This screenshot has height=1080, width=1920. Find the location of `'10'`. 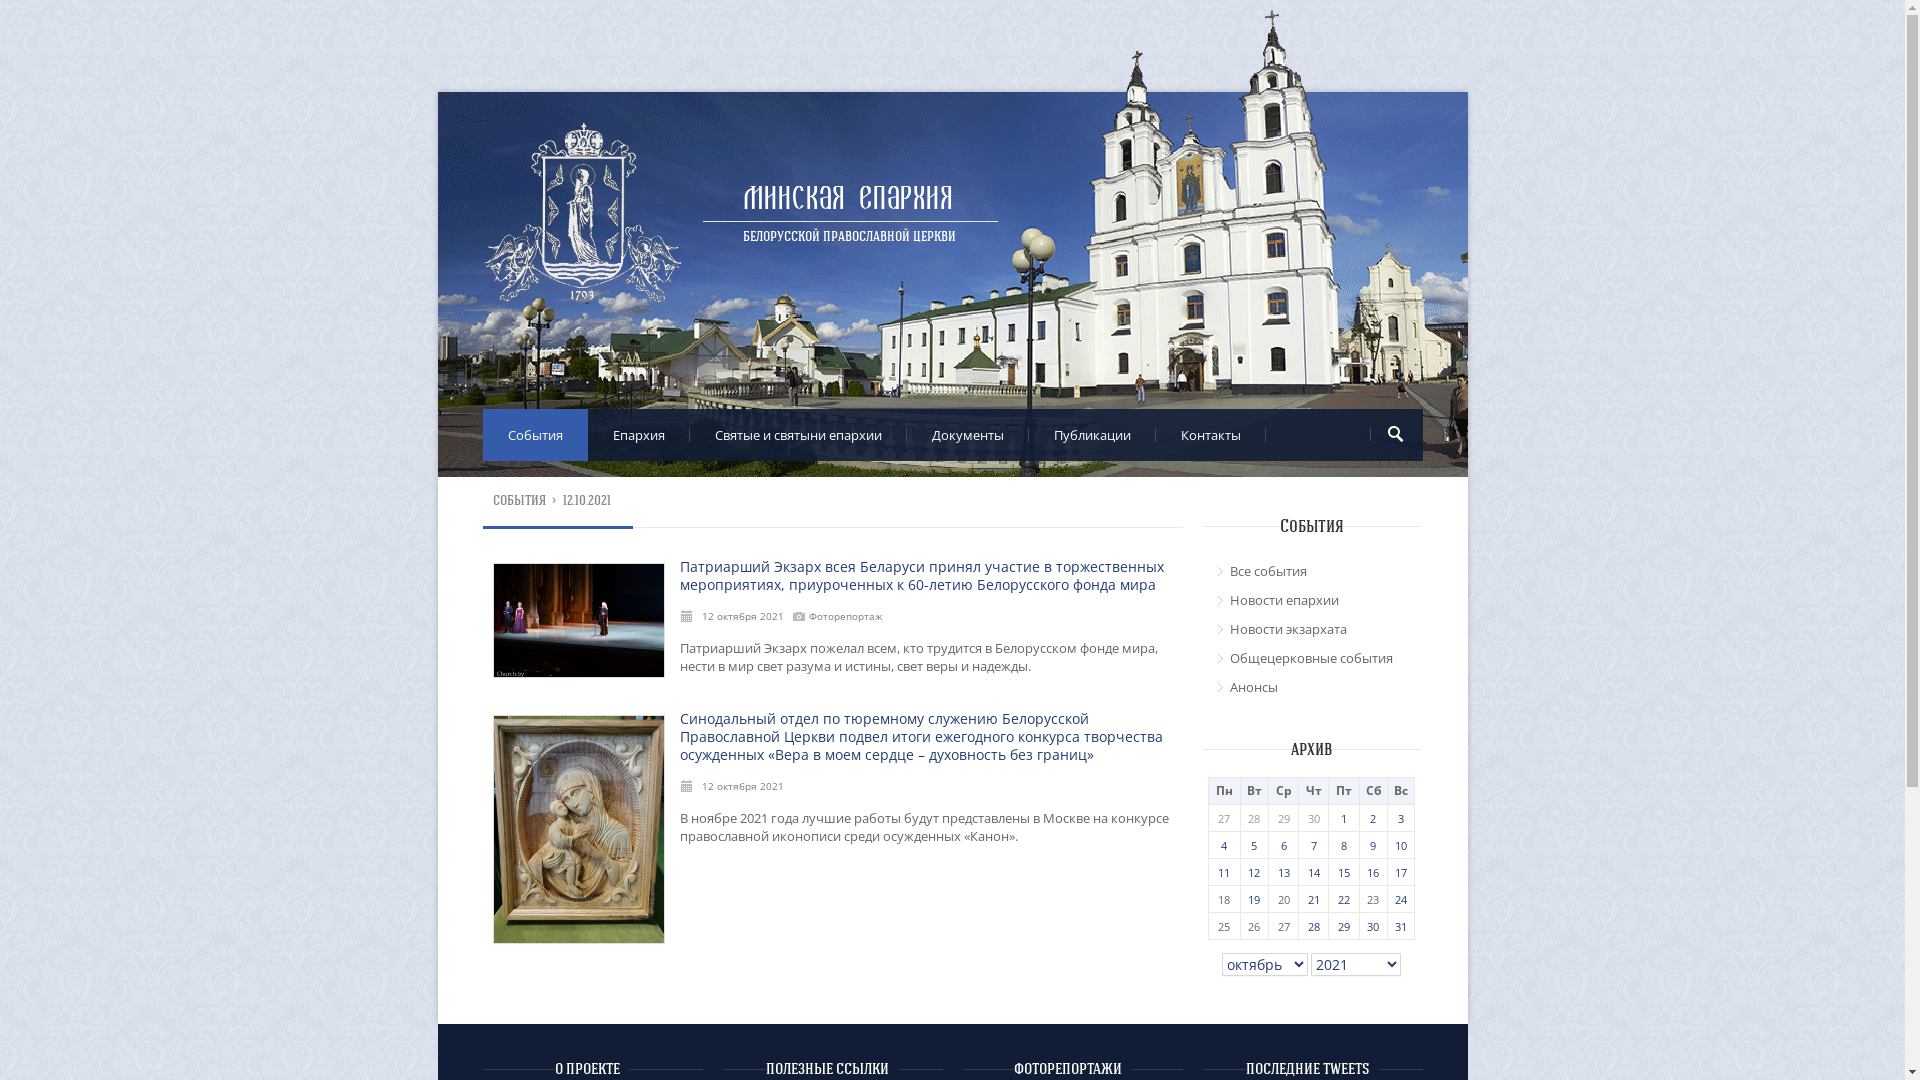

'10' is located at coordinates (1400, 845).